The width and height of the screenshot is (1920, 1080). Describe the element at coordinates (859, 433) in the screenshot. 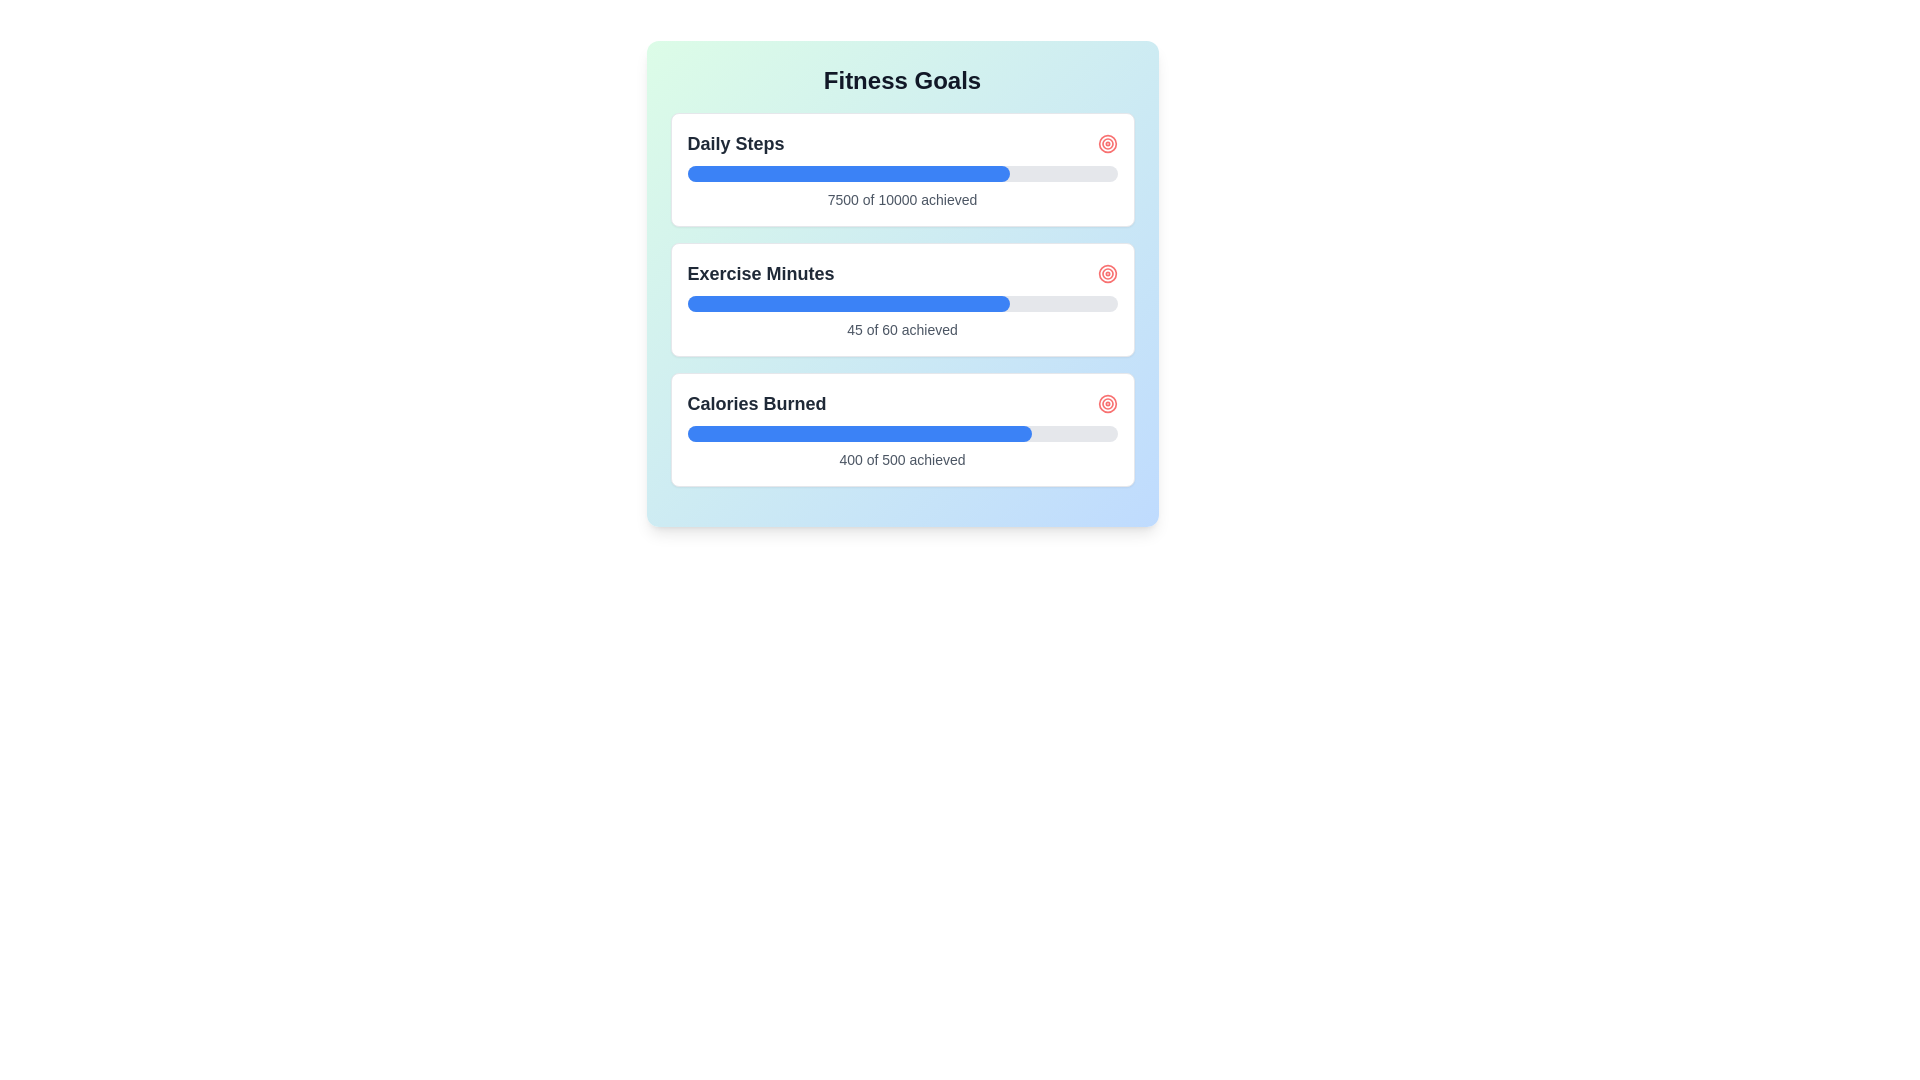

I see `the blue progress bar segment that represents 80% completion of the 'Calories Burned' goal in the fitness card layout` at that location.